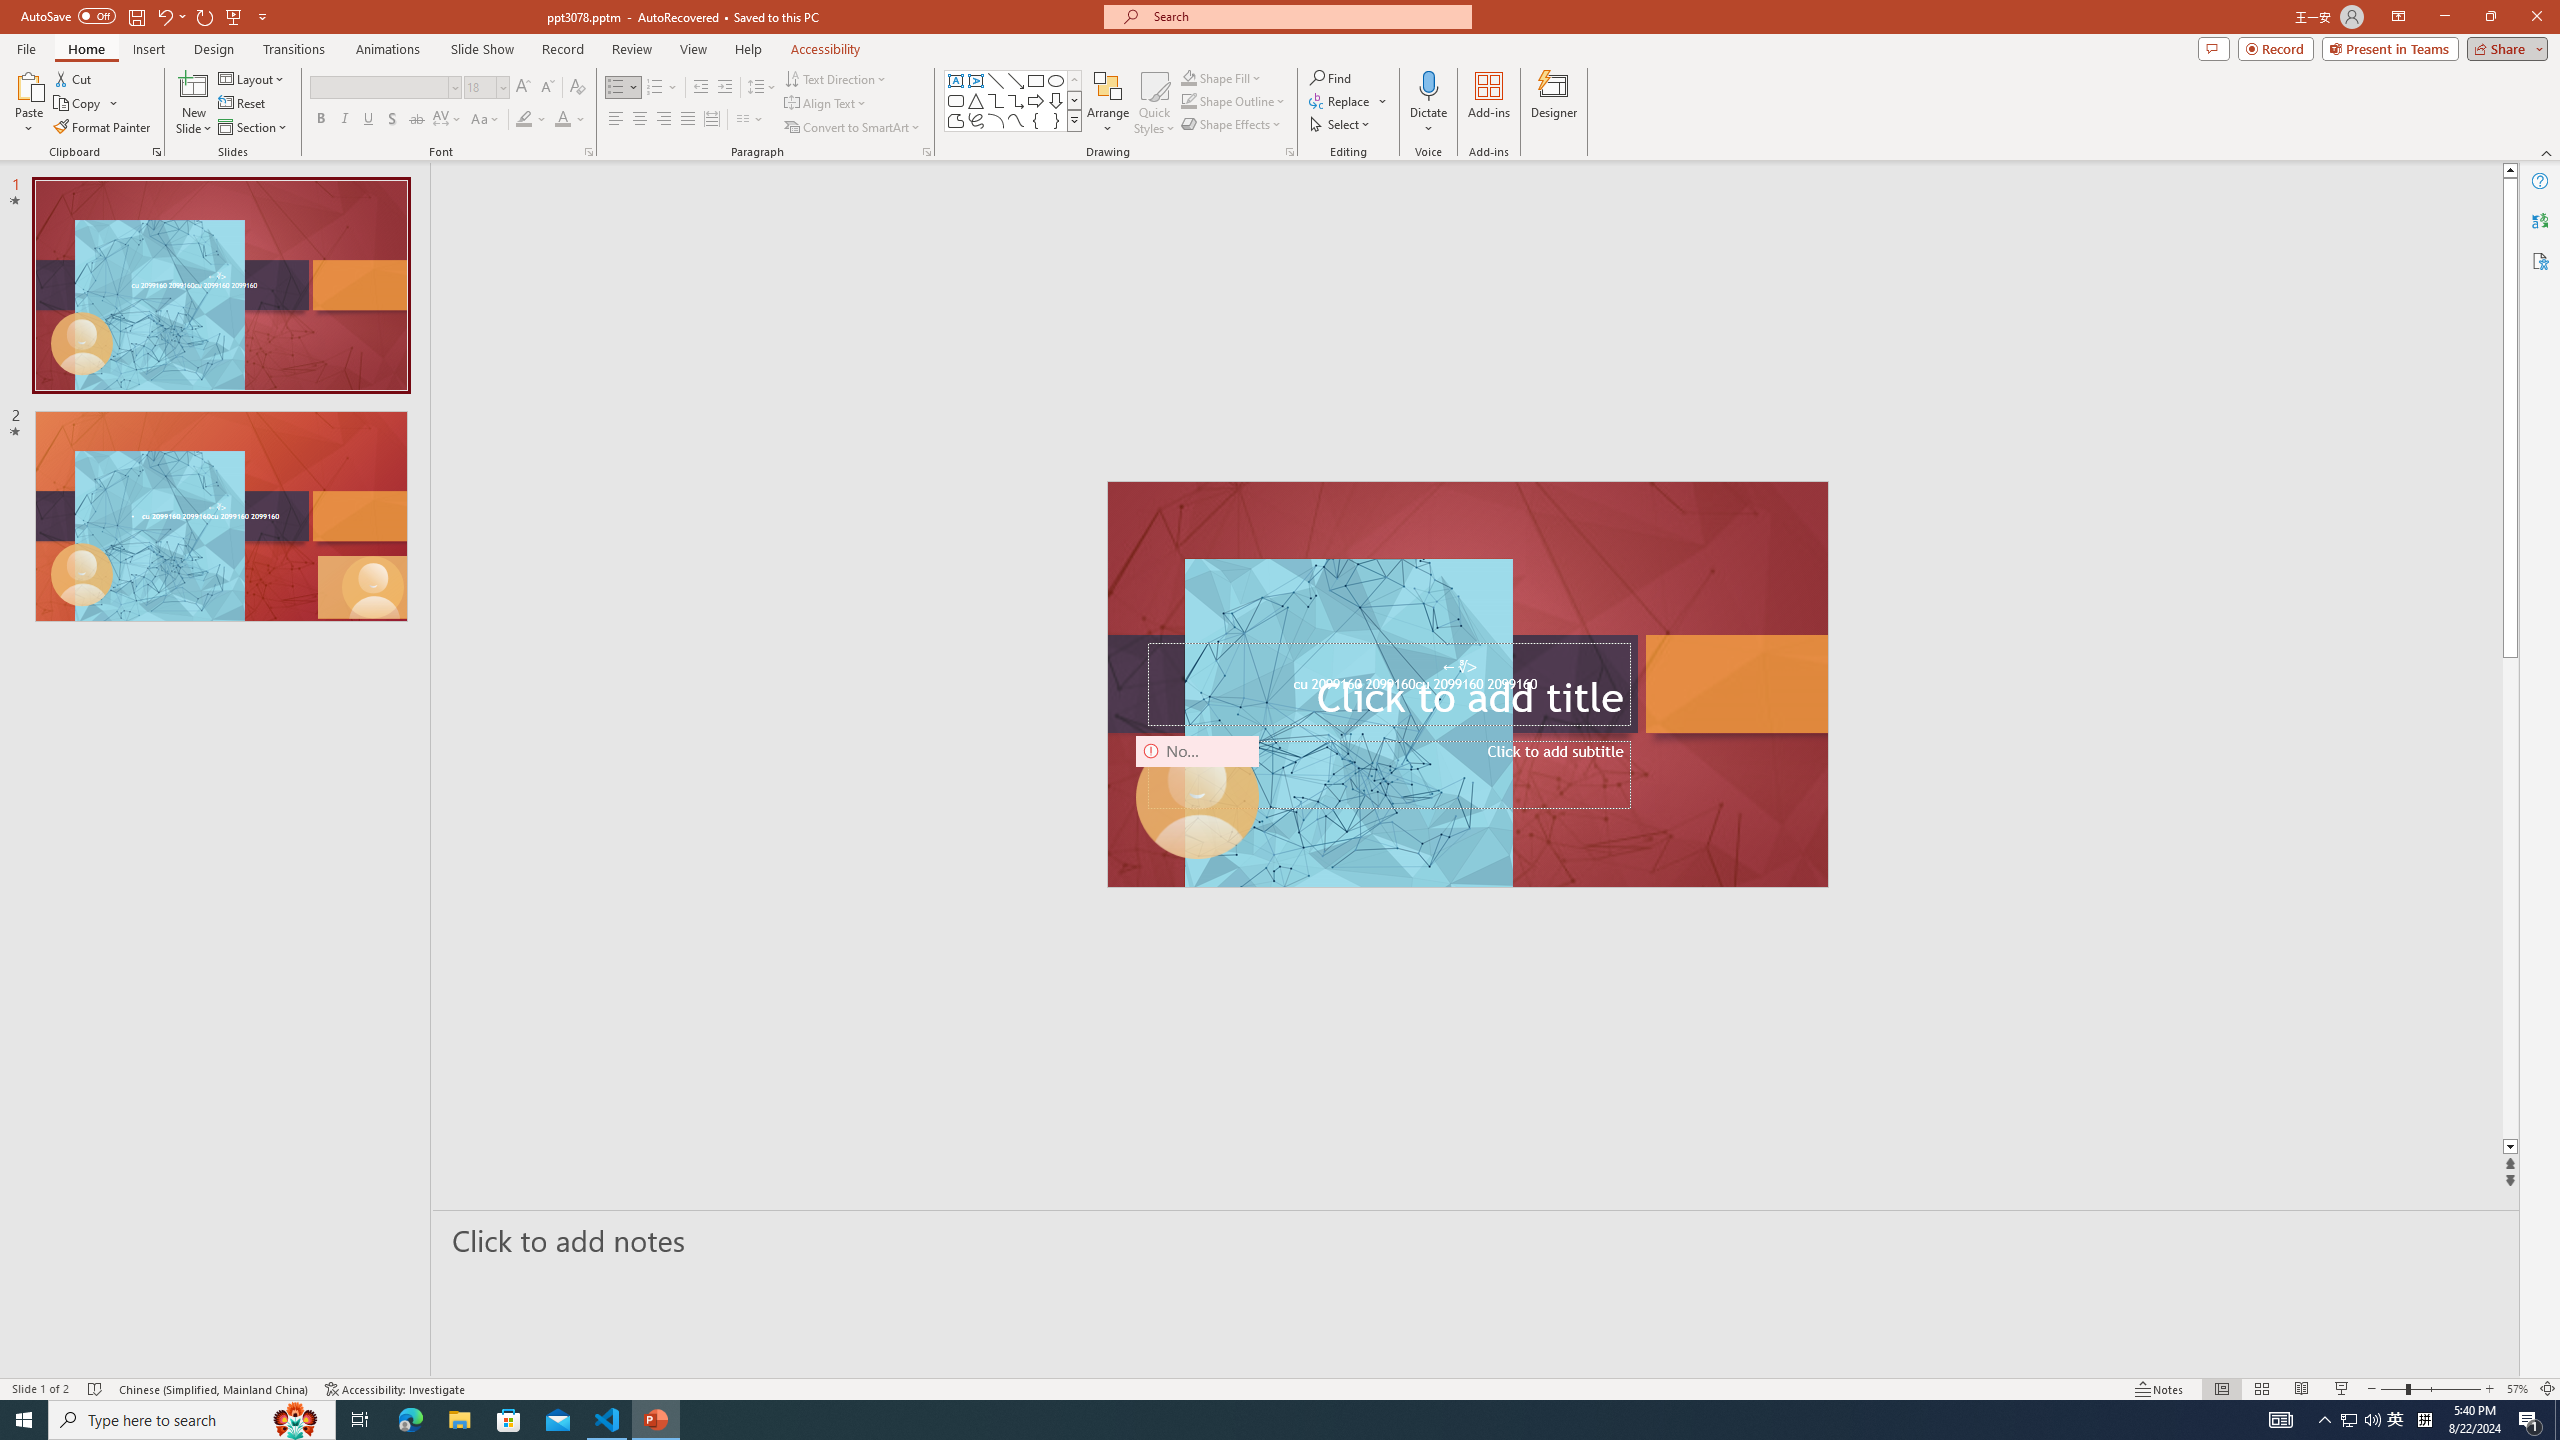  What do you see at coordinates (994, 119) in the screenshot?
I see `'Arc'` at bounding box center [994, 119].